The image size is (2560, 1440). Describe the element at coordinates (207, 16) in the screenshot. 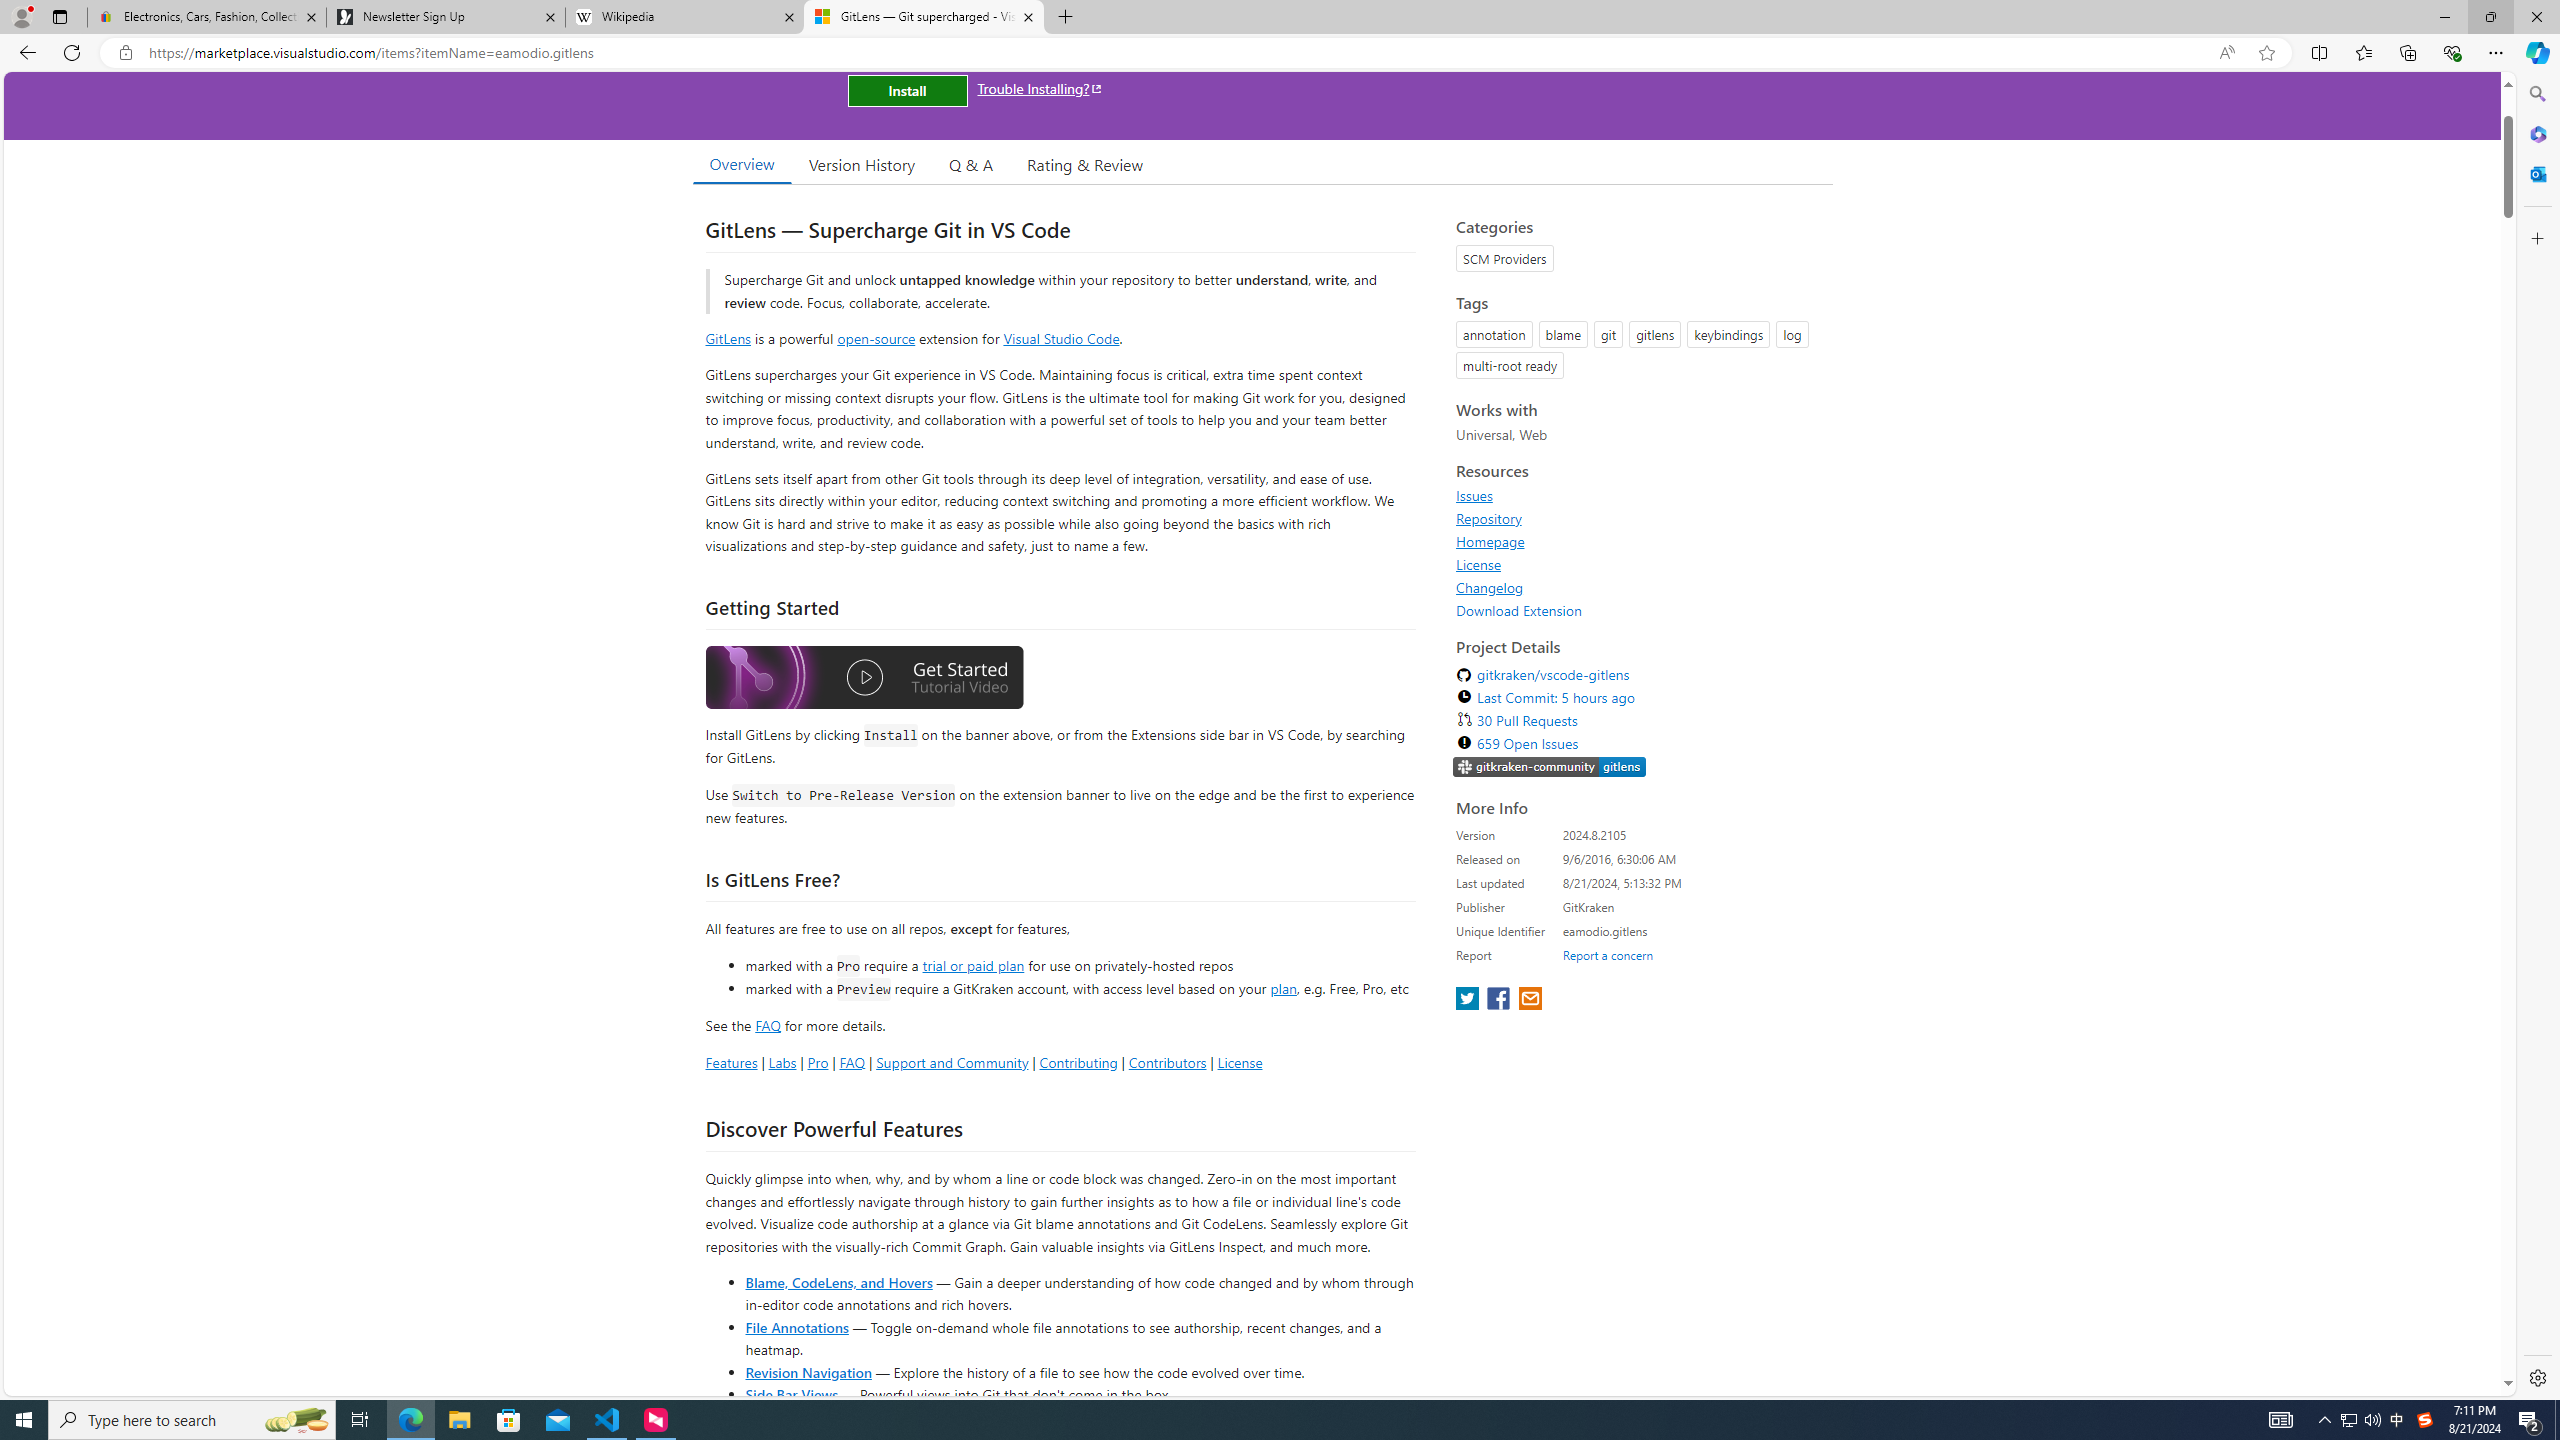

I see `'Electronics, Cars, Fashion, Collectibles & More | eBay'` at that location.